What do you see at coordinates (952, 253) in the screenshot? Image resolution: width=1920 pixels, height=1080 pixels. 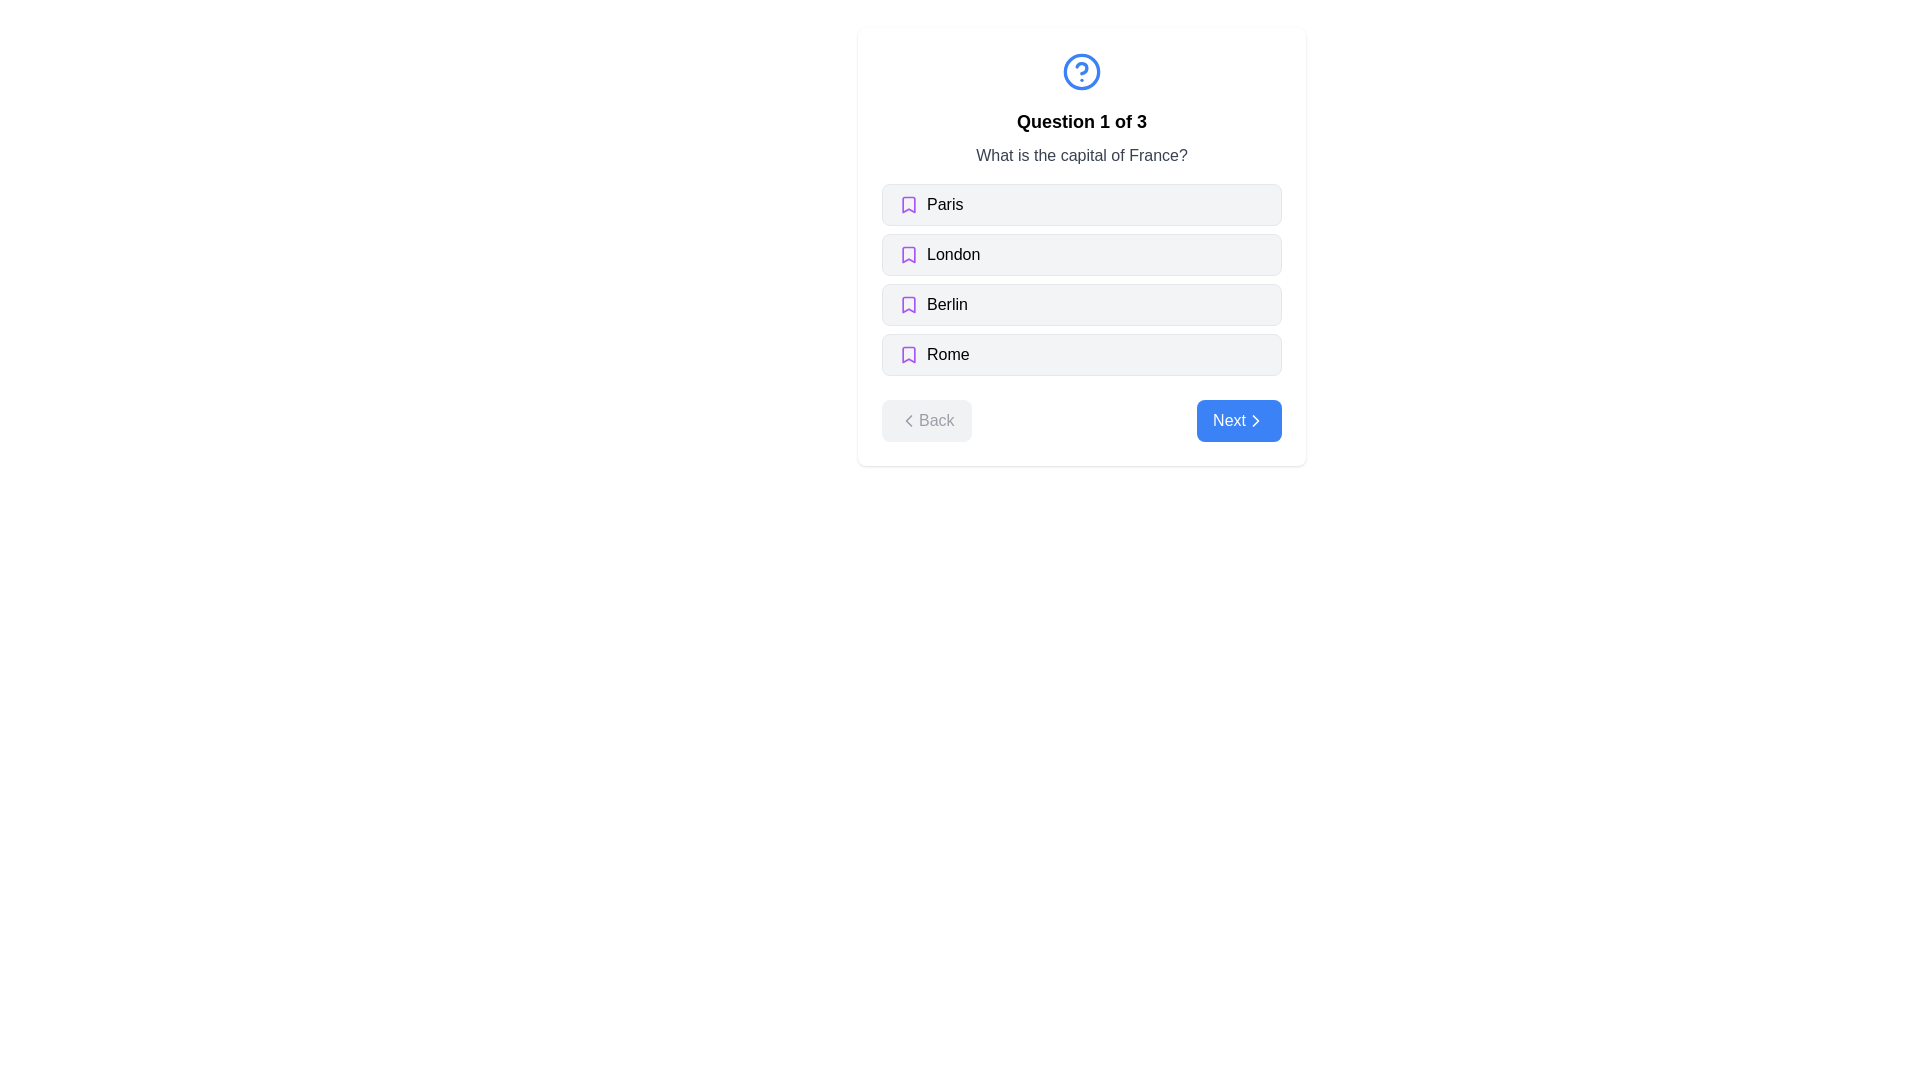 I see `the text label displaying 'London'` at bounding box center [952, 253].